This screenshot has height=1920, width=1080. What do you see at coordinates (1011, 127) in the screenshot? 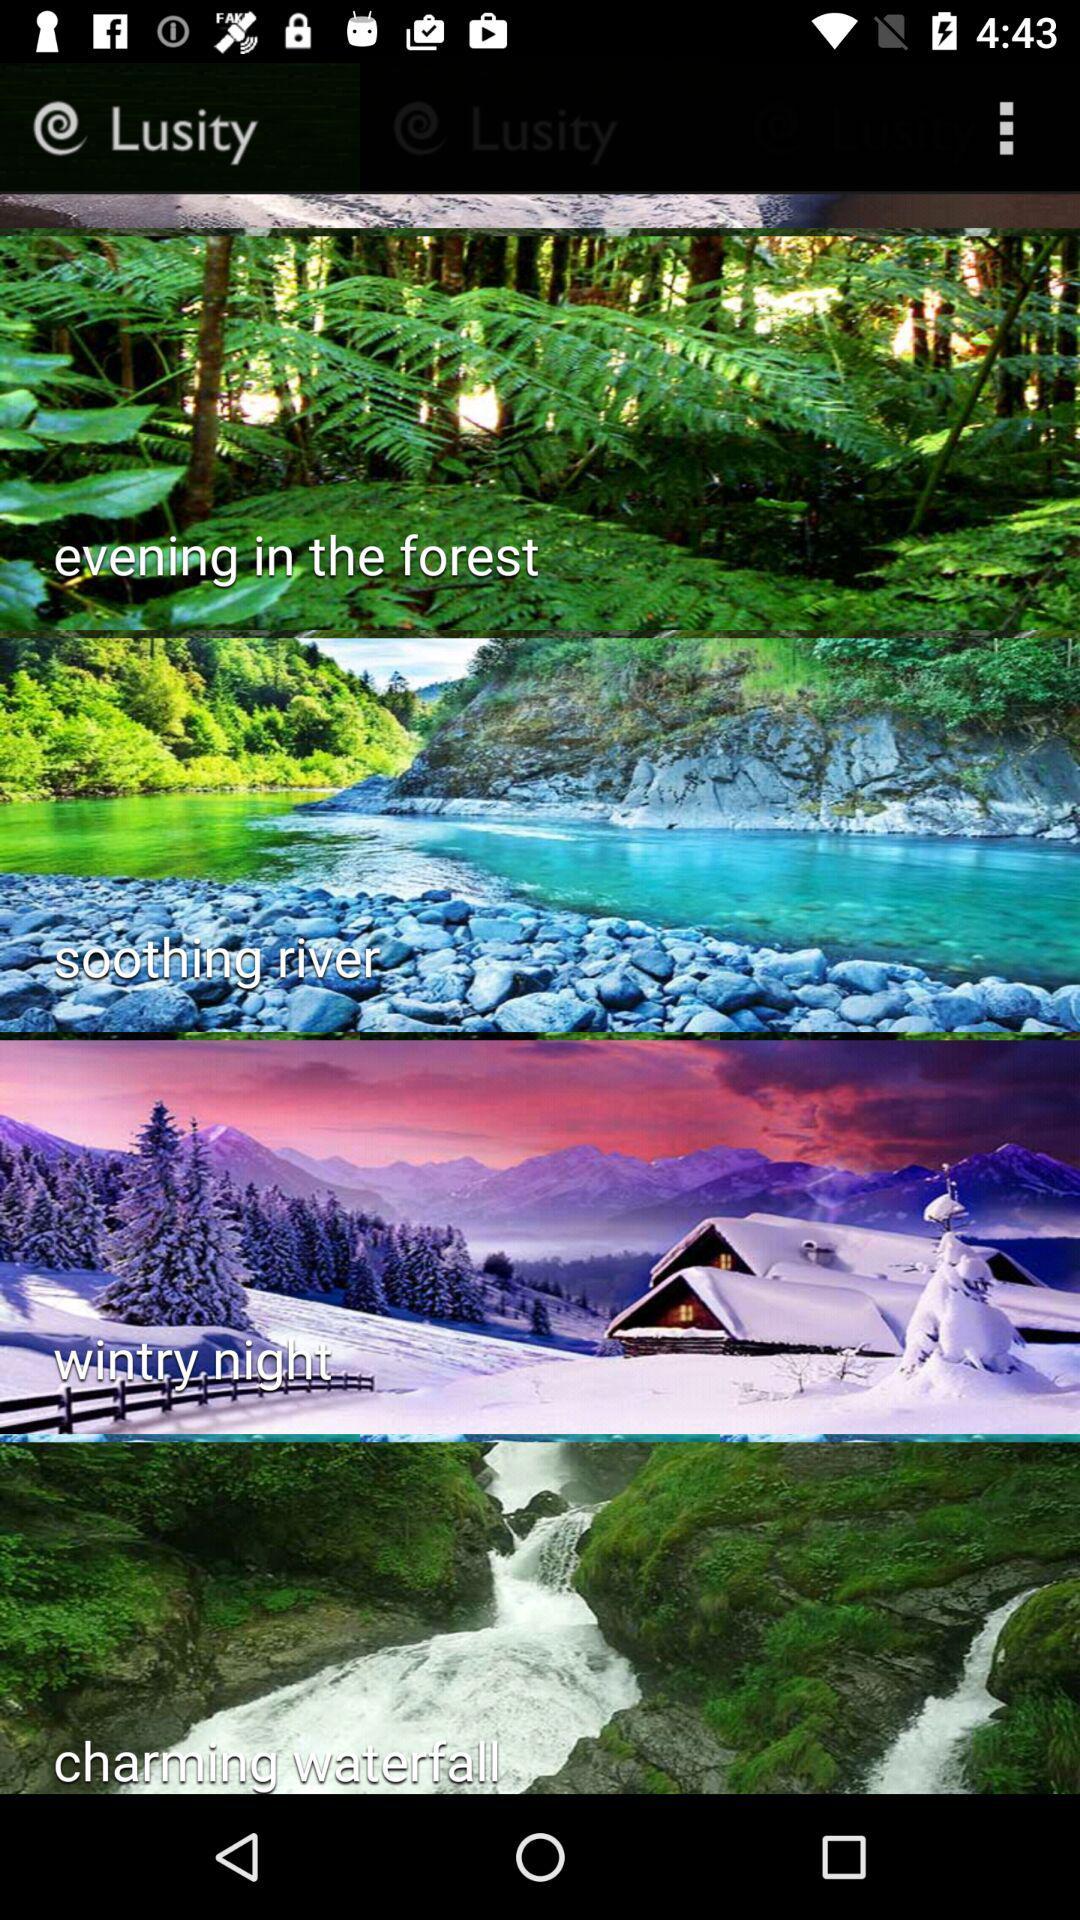
I see `more option` at bounding box center [1011, 127].